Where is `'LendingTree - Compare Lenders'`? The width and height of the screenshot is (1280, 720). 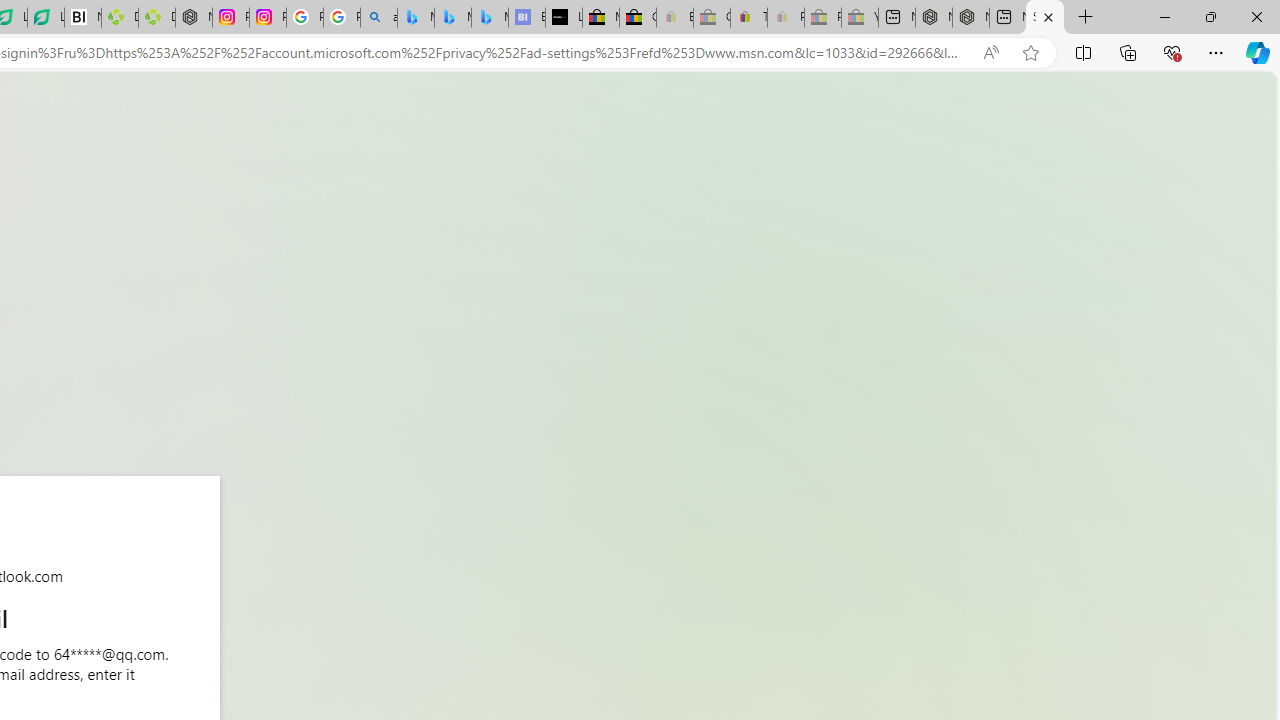
'LendingTree - Compare Lenders' is located at coordinates (46, 17).